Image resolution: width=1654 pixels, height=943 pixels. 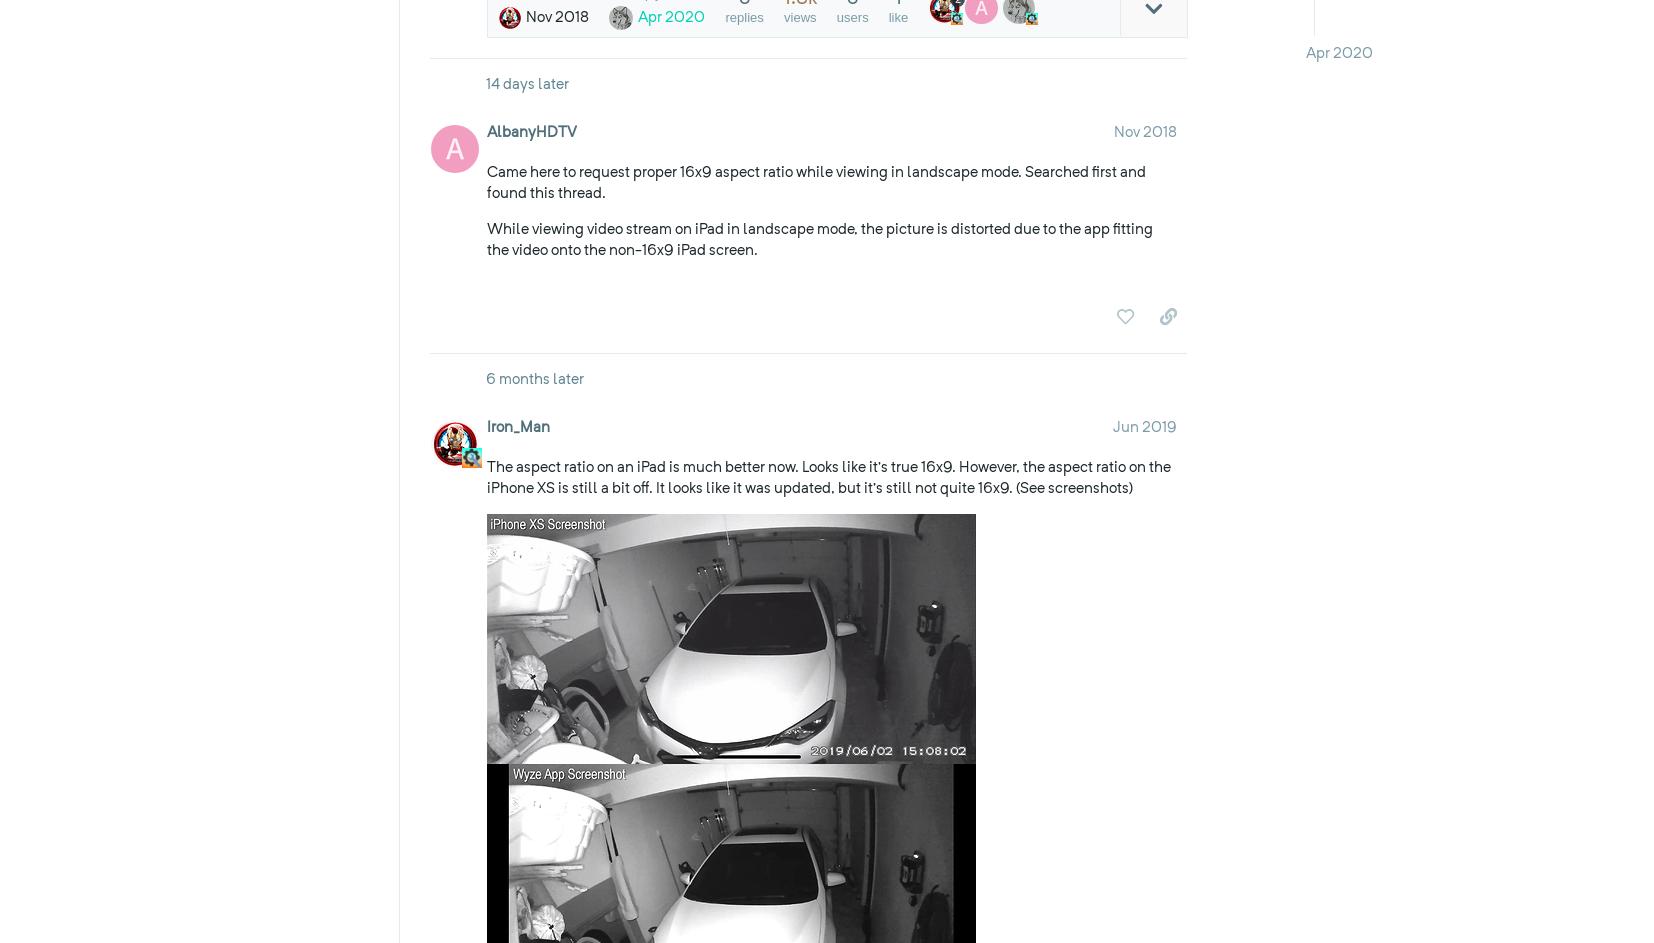 I want to click on 'Always Be Civil', so click(x=526, y=677).